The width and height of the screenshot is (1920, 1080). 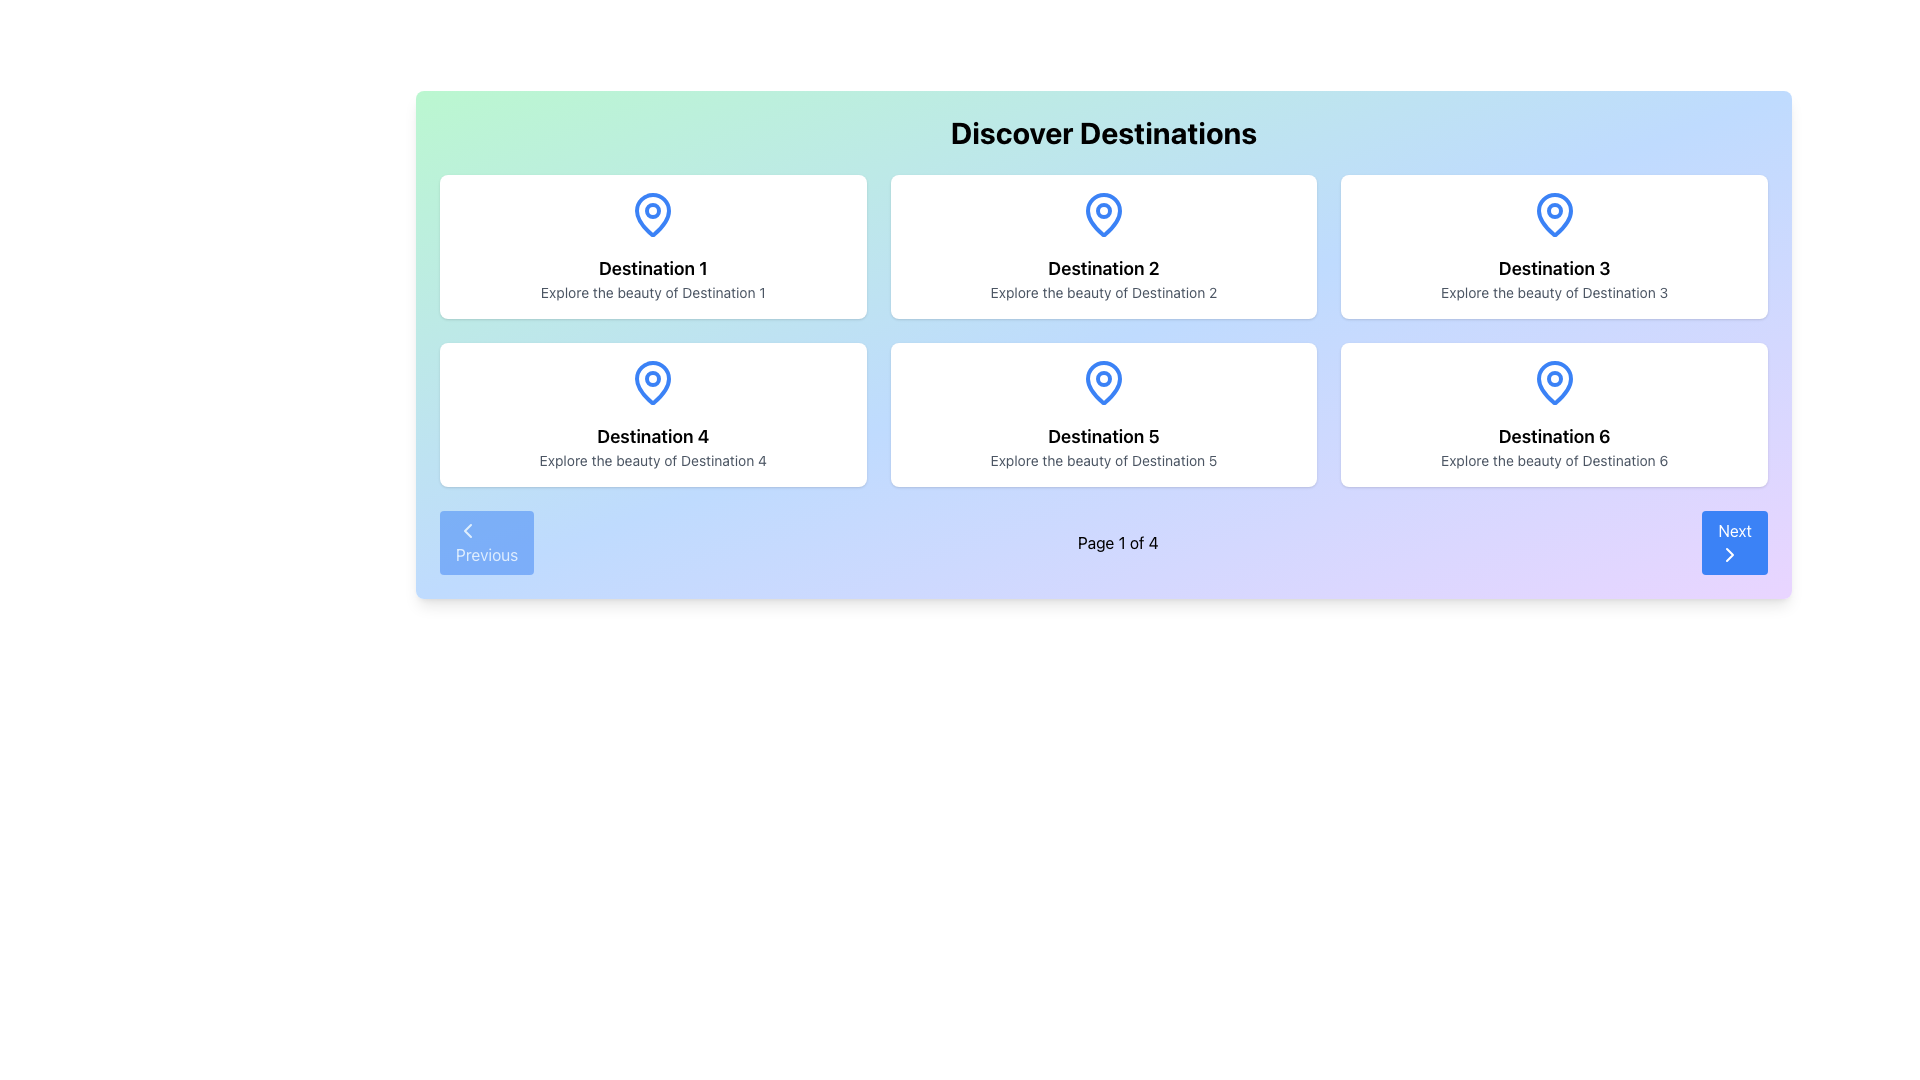 What do you see at coordinates (653, 461) in the screenshot?
I see `the static text that reads 'Explore the beauty of Destination 4', which is styled with a small font size, centered alignment, and gray color, located below the bold text 'Destination 4'` at bounding box center [653, 461].